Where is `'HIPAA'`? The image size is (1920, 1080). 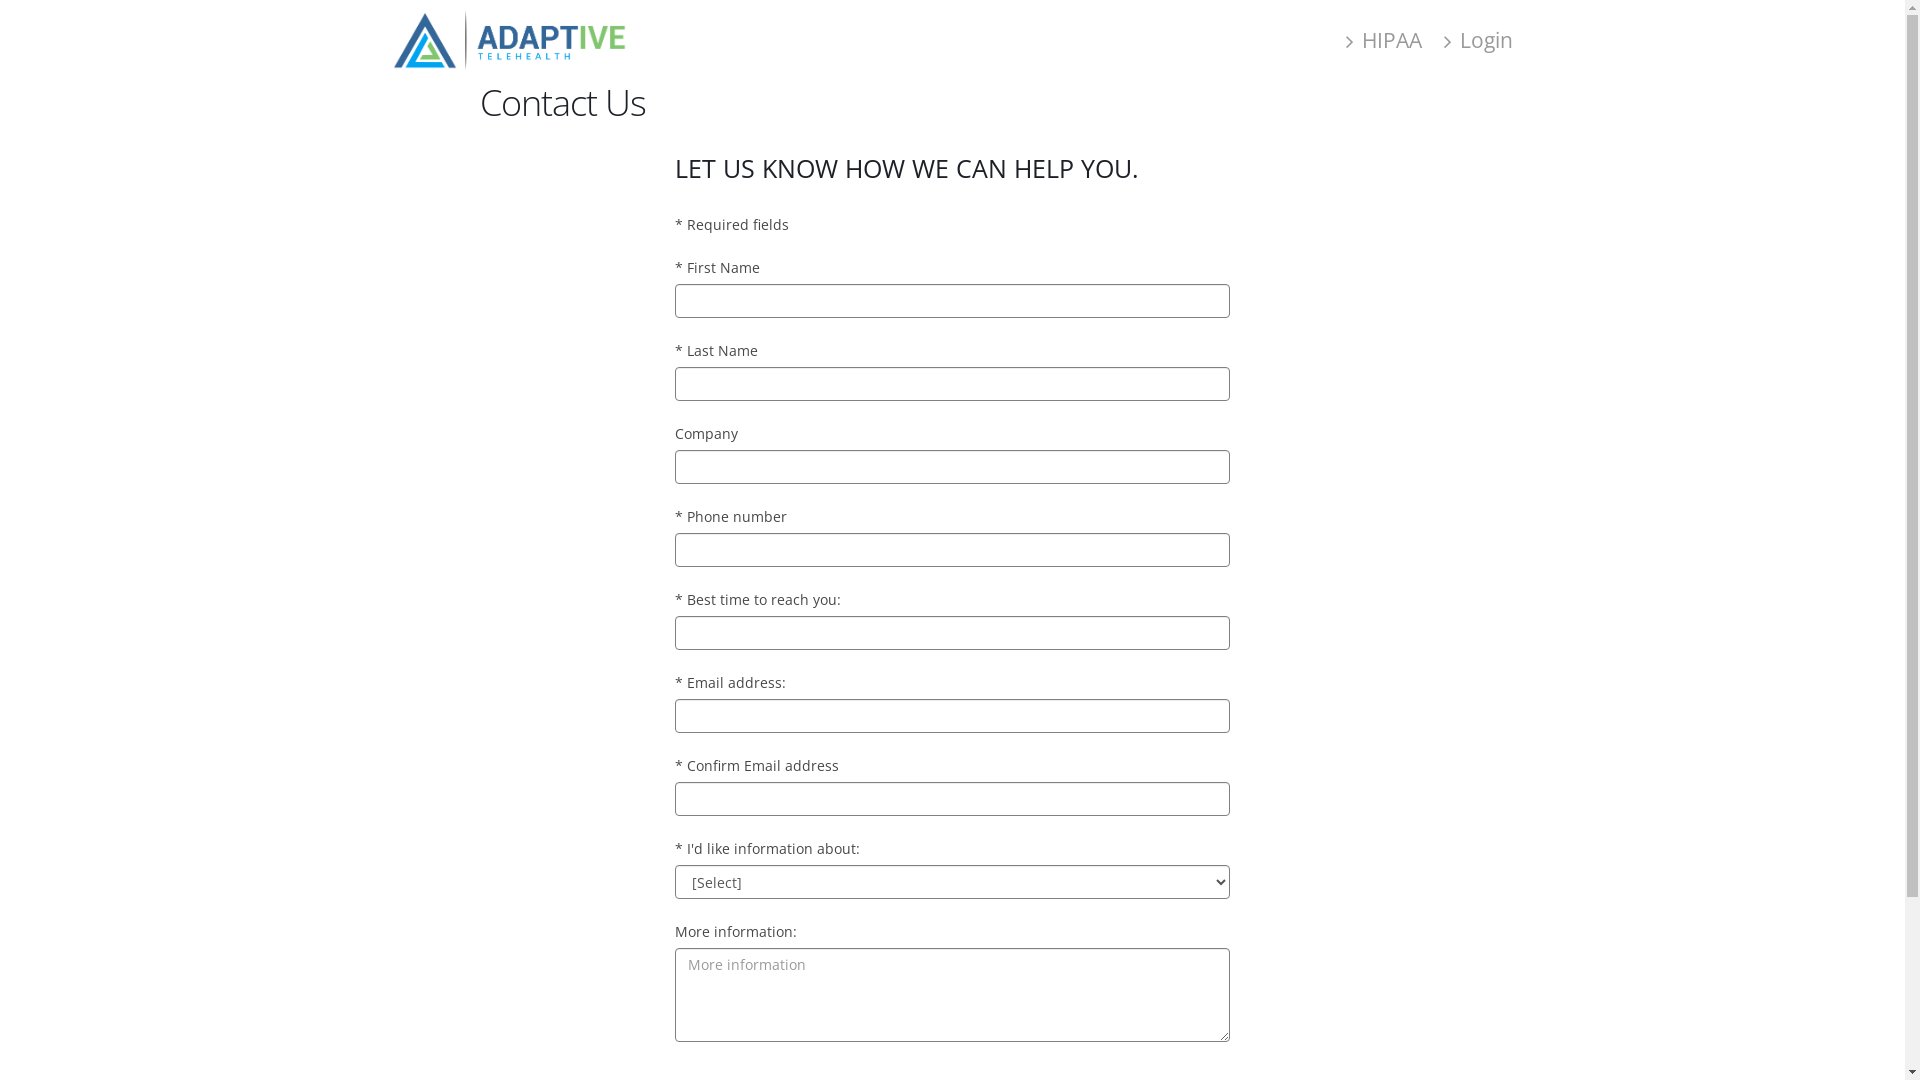
'HIPAA' is located at coordinates (1335, 39).